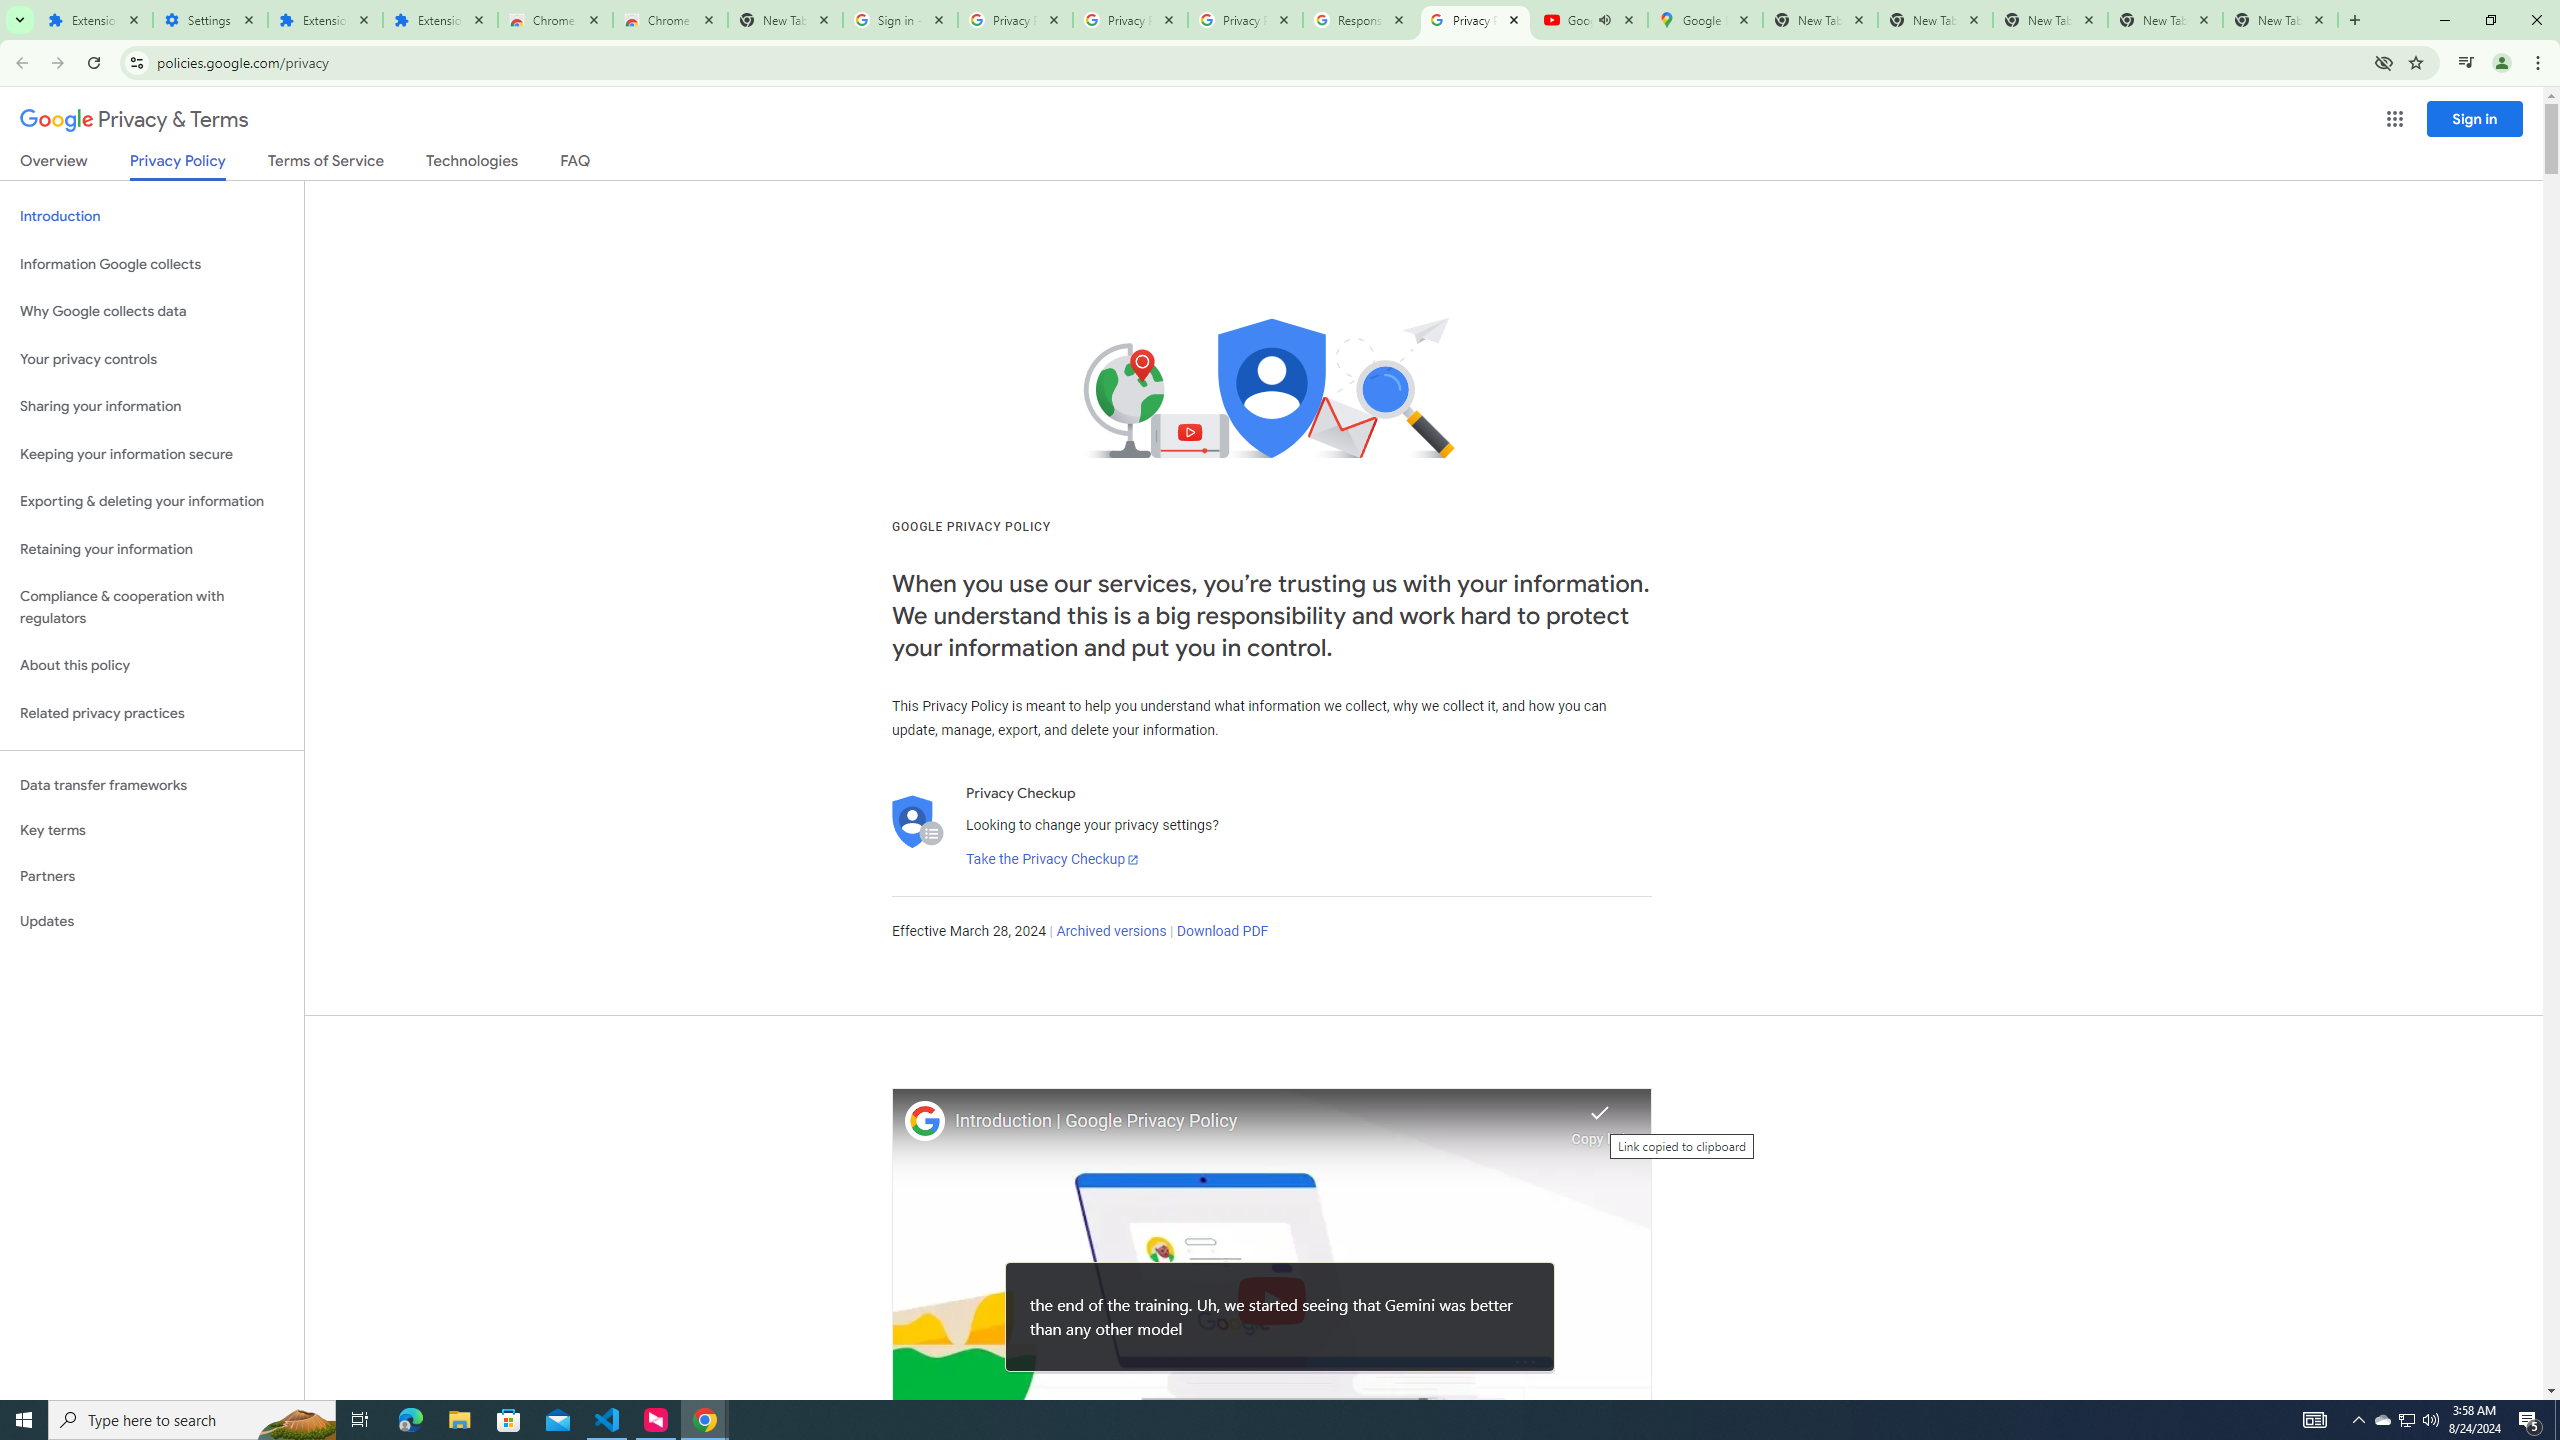 Image resolution: width=2560 pixels, height=1440 pixels. I want to click on 'Sharing your information', so click(151, 405).